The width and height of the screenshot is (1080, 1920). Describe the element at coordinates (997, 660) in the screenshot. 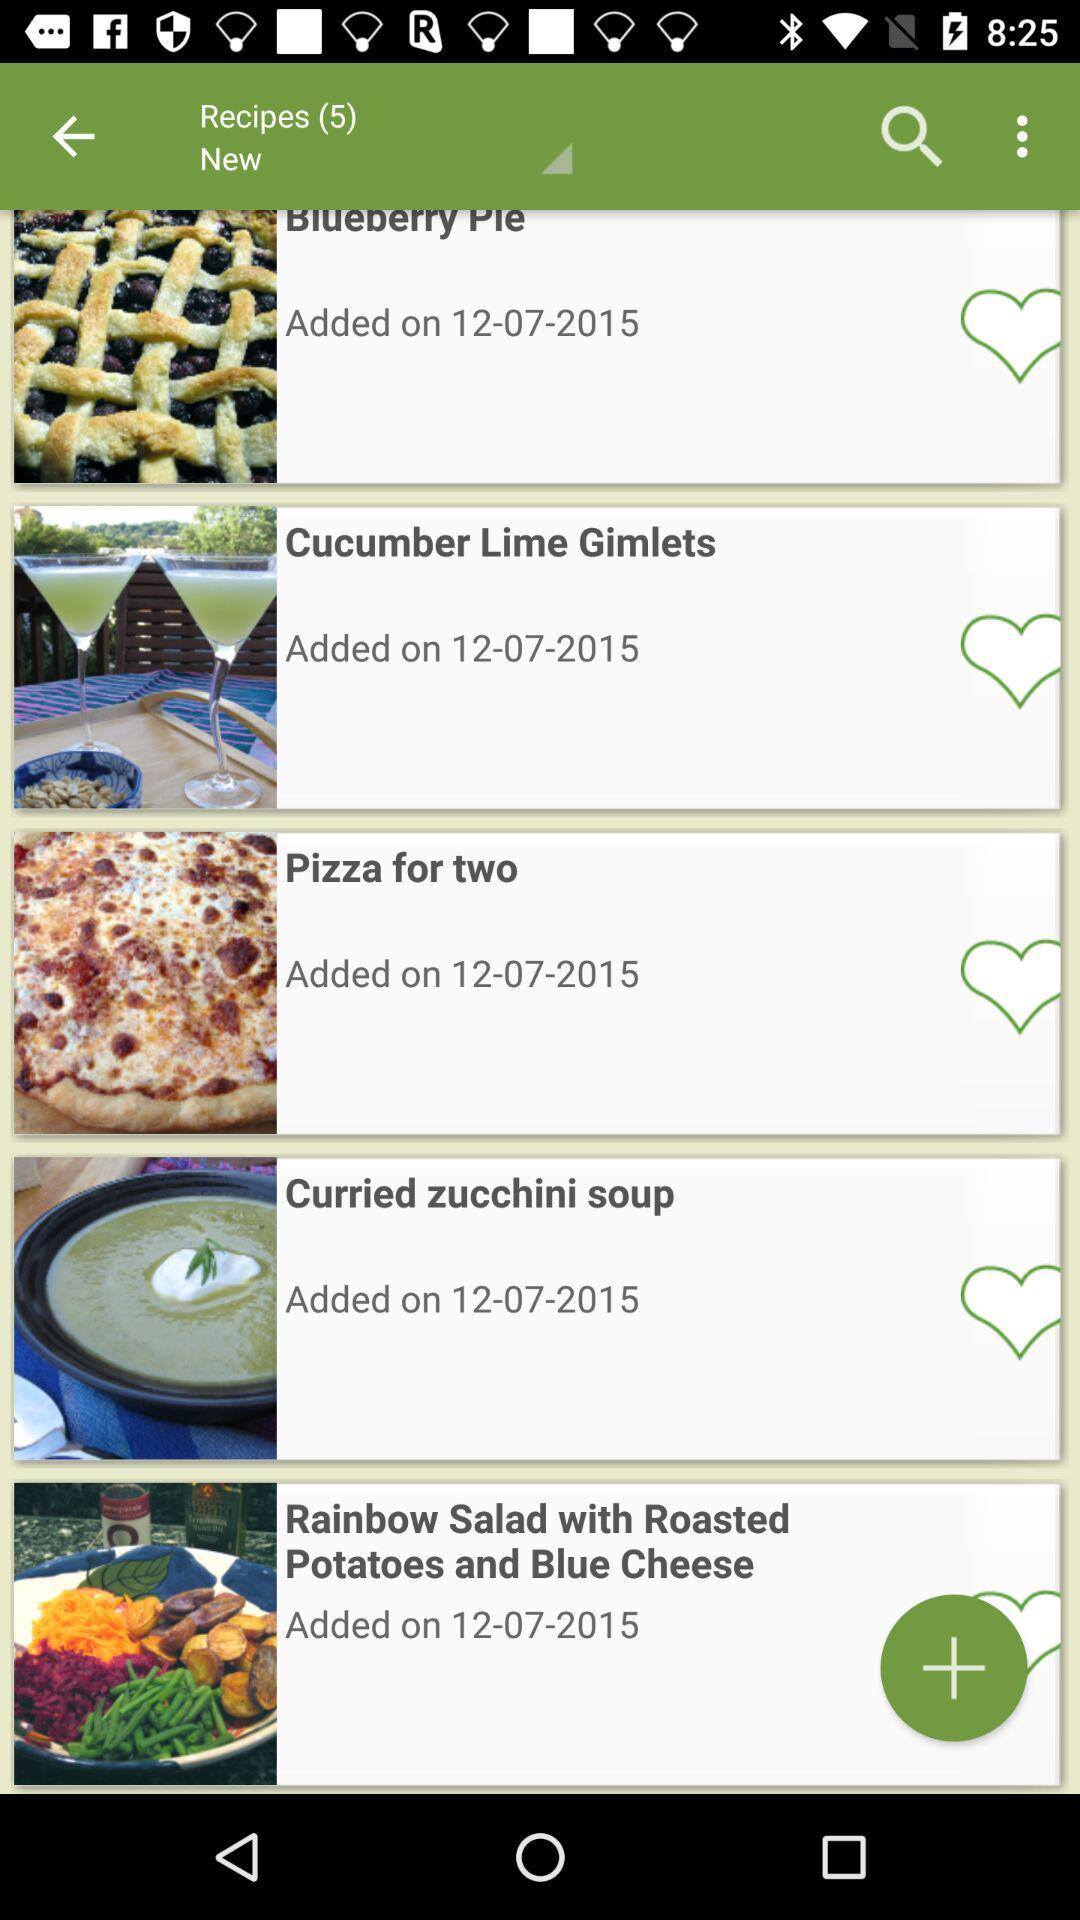

I see `share the article` at that location.